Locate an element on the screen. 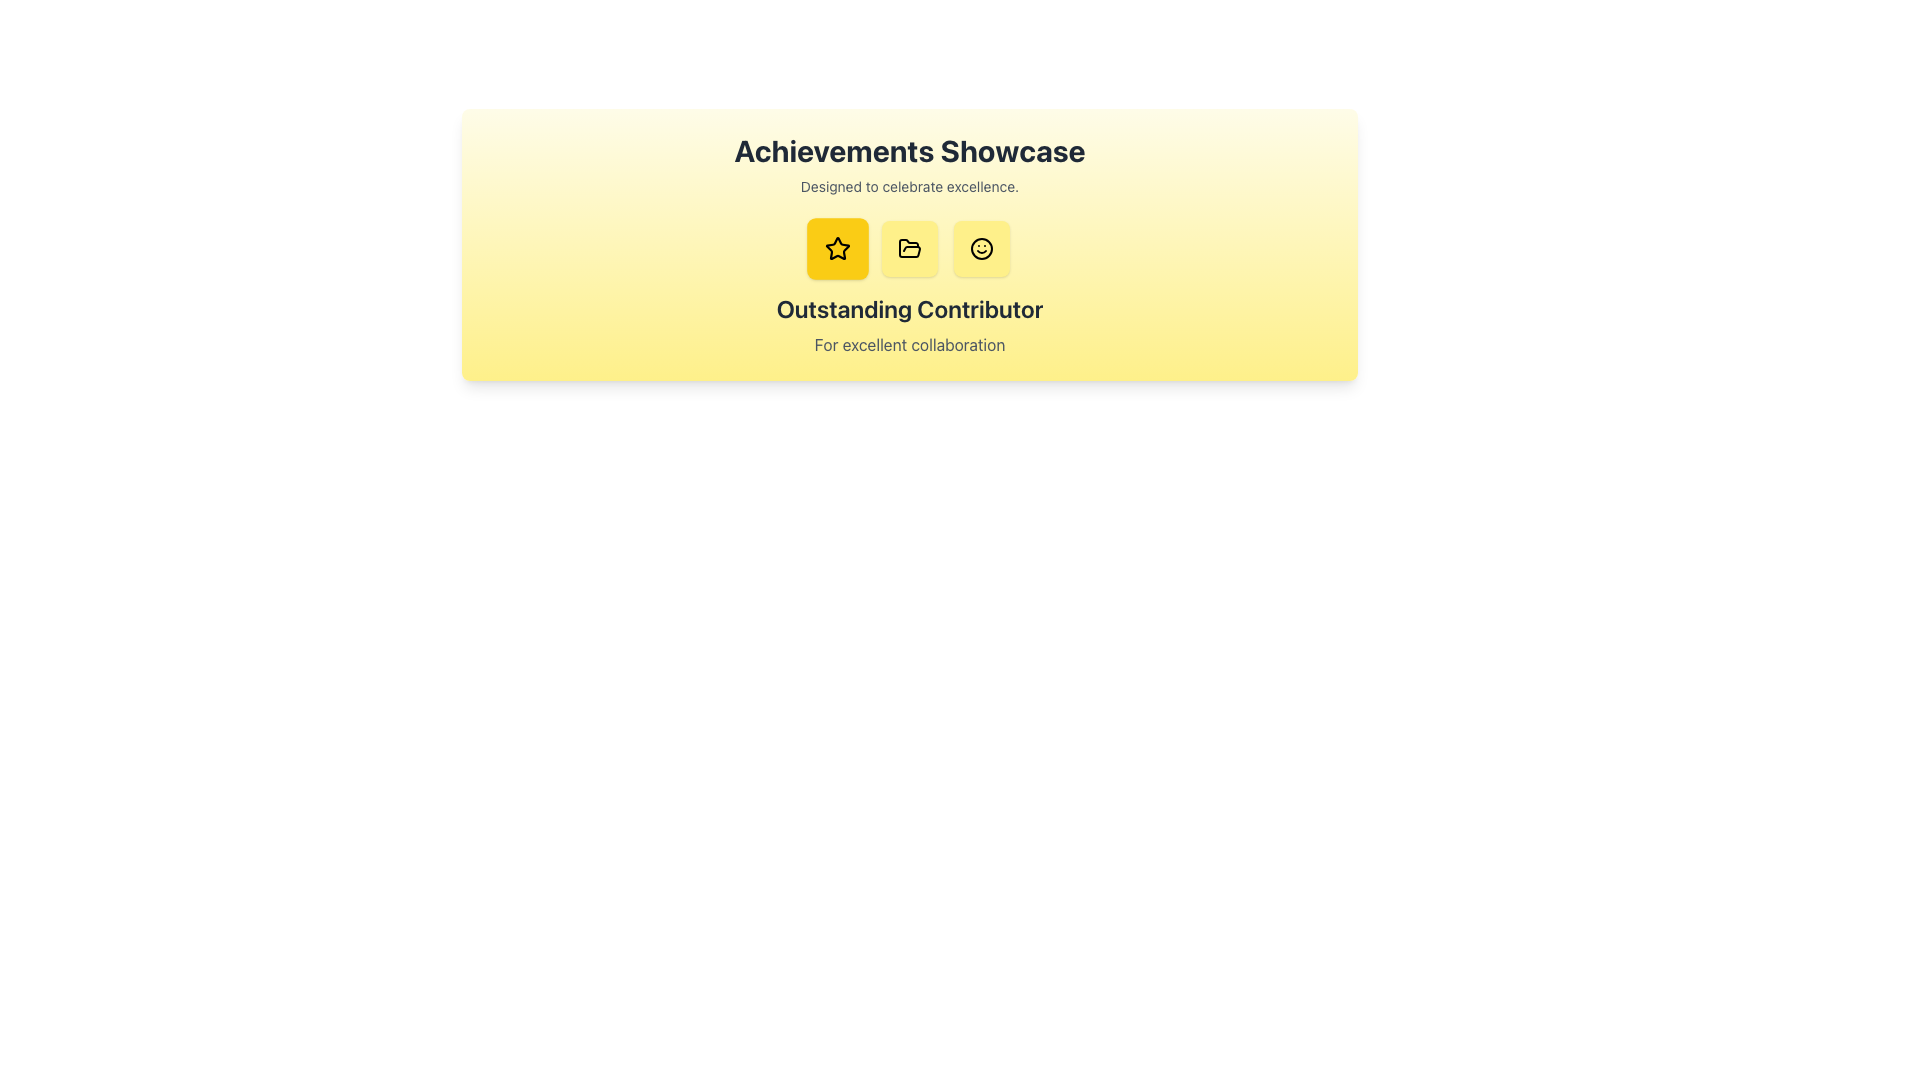 This screenshot has width=1920, height=1080. the star-shaped icon located within the leftmost rounded yellow square in the horizontal arrangement of three icons, positioned under the title 'Achievements Showcase' is located at coordinates (838, 247).